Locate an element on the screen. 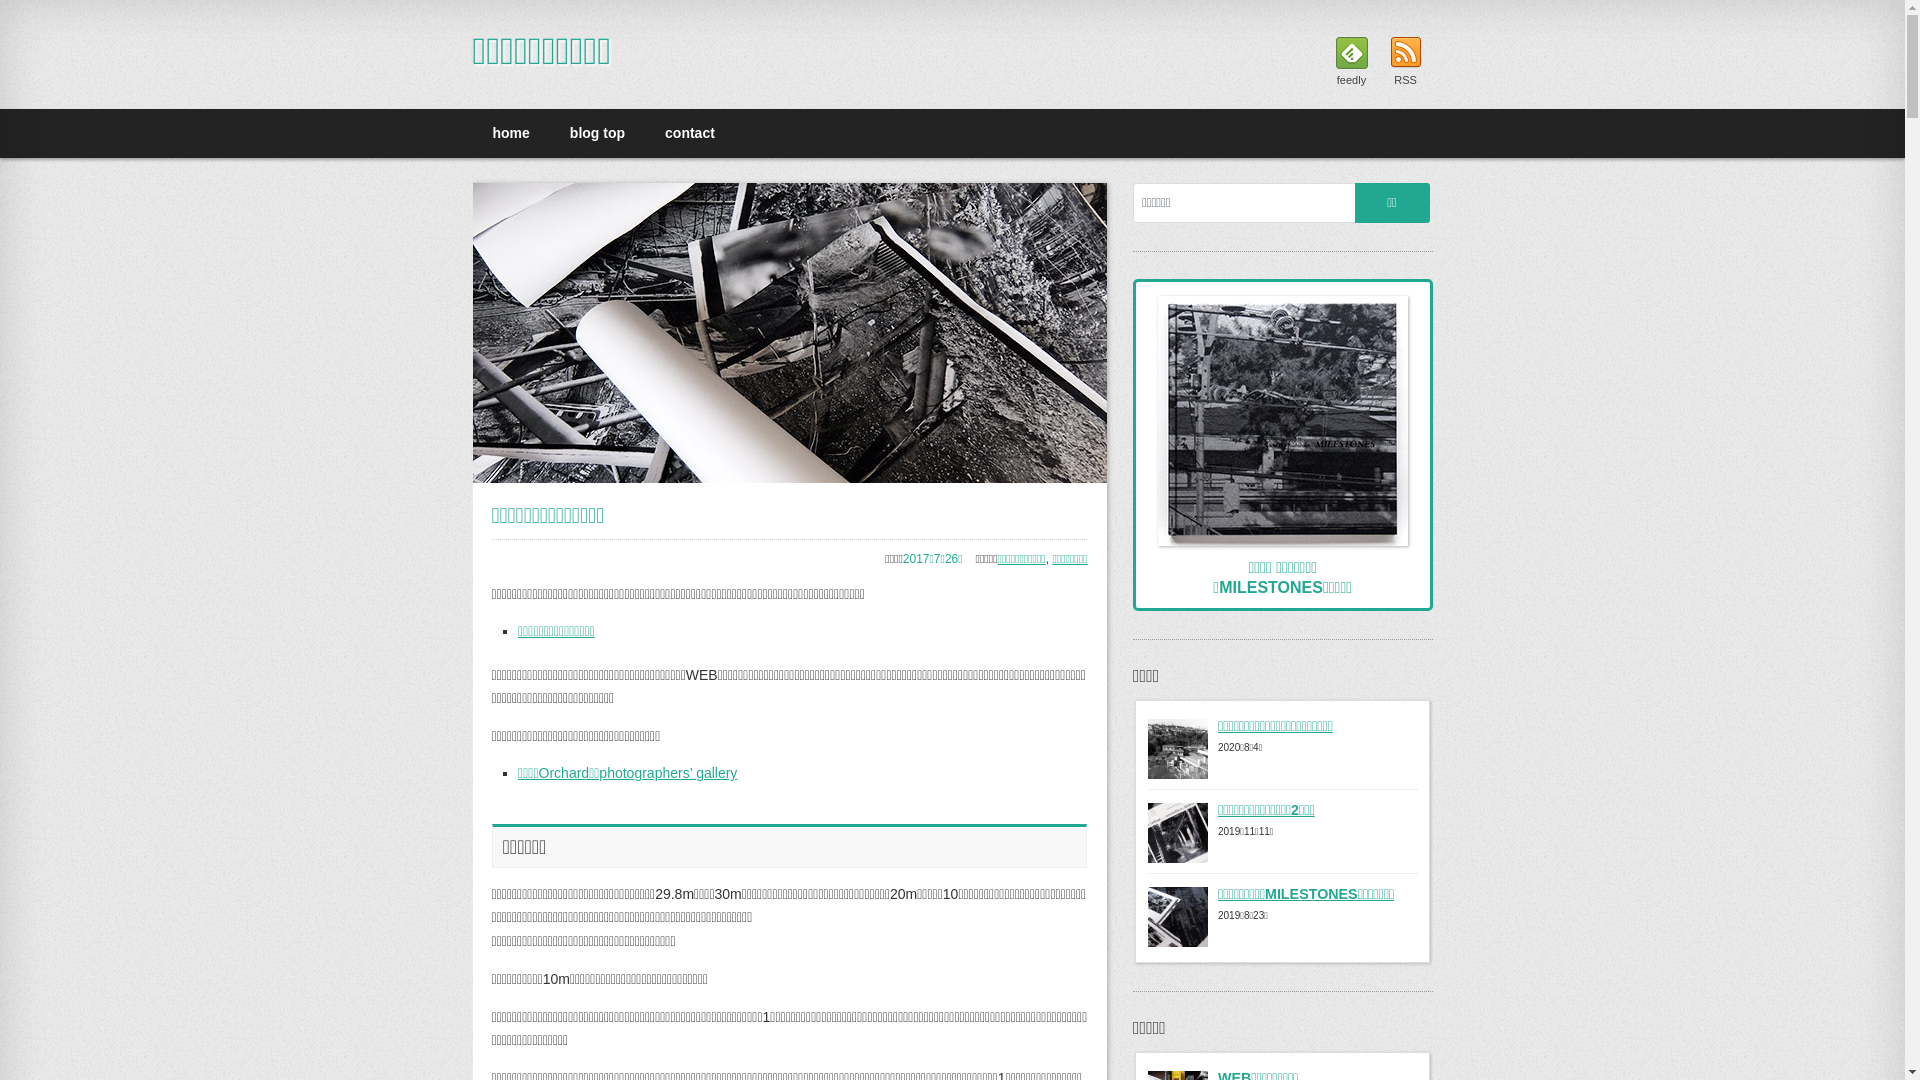 This screenshot has width=1920, height=1080. 'RSS' is located at coordinates (1404, 61).